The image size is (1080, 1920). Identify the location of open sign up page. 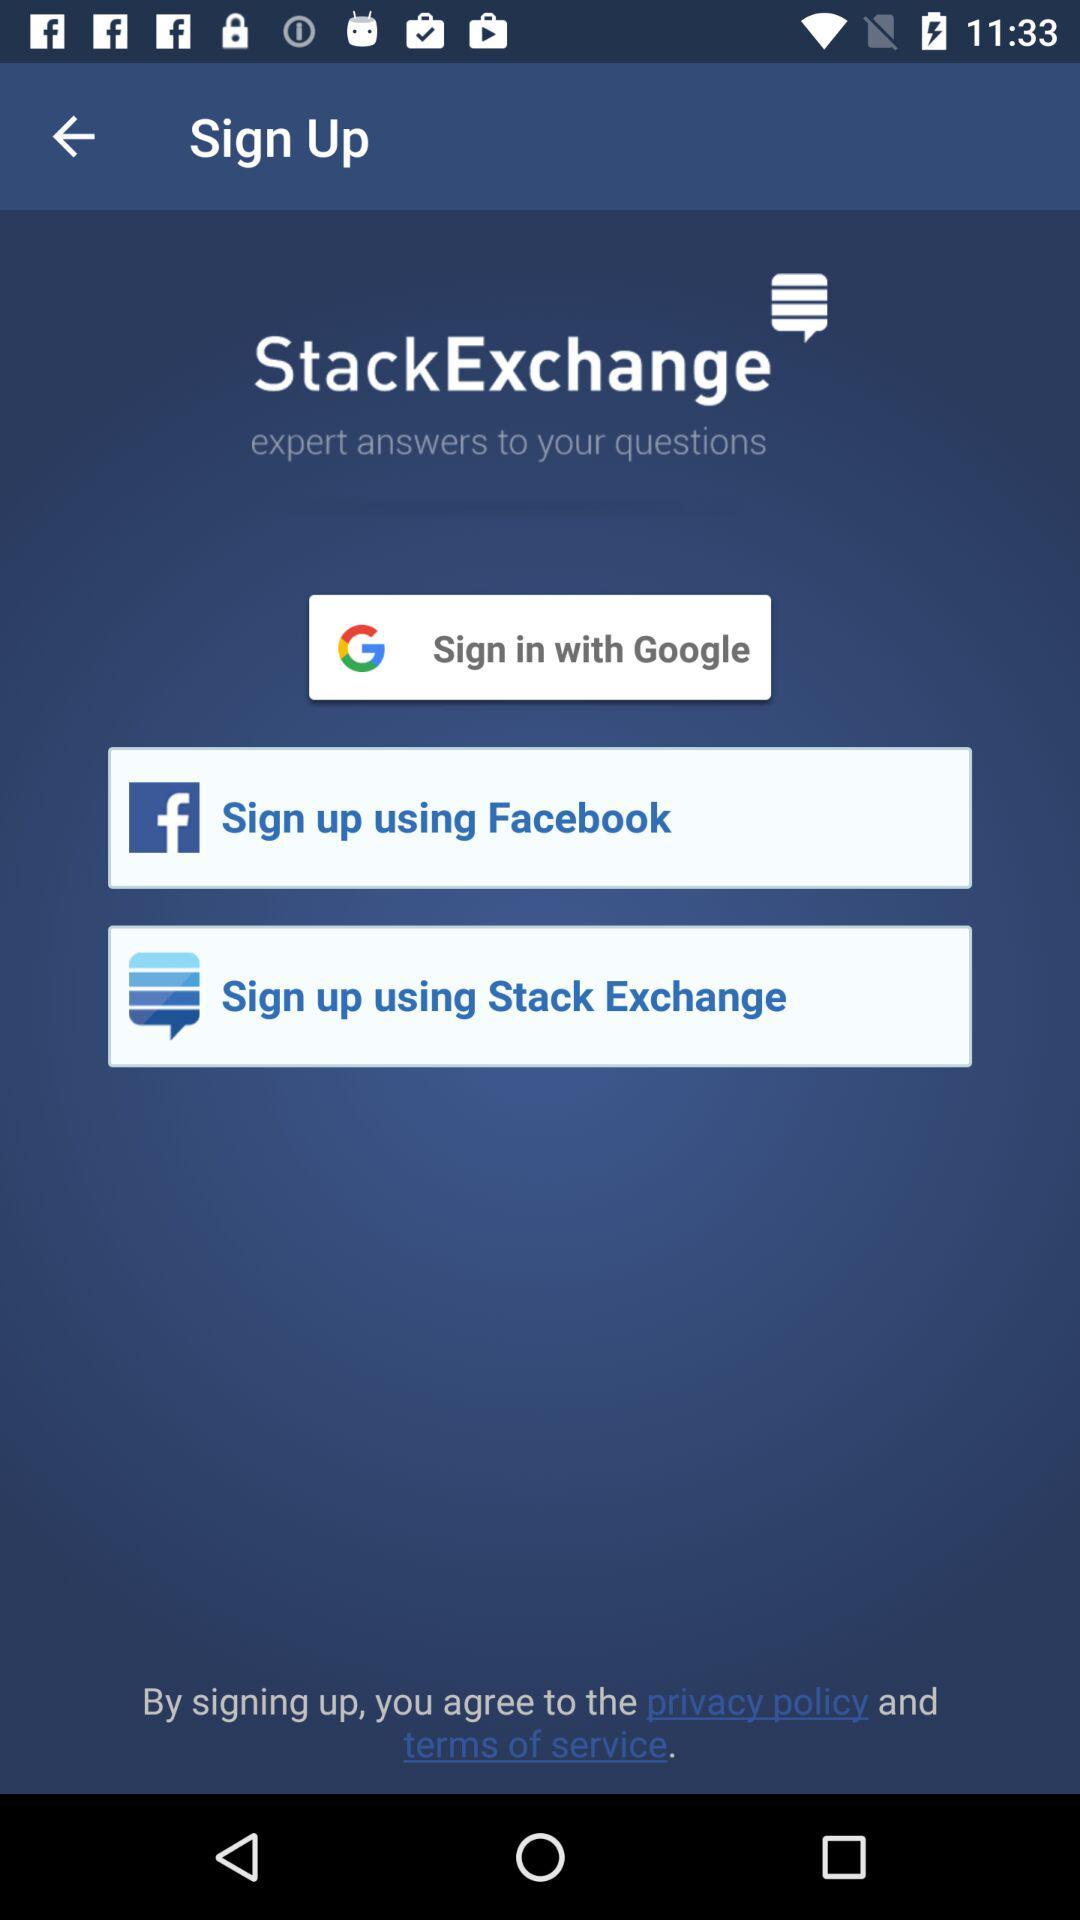
(540, 996).